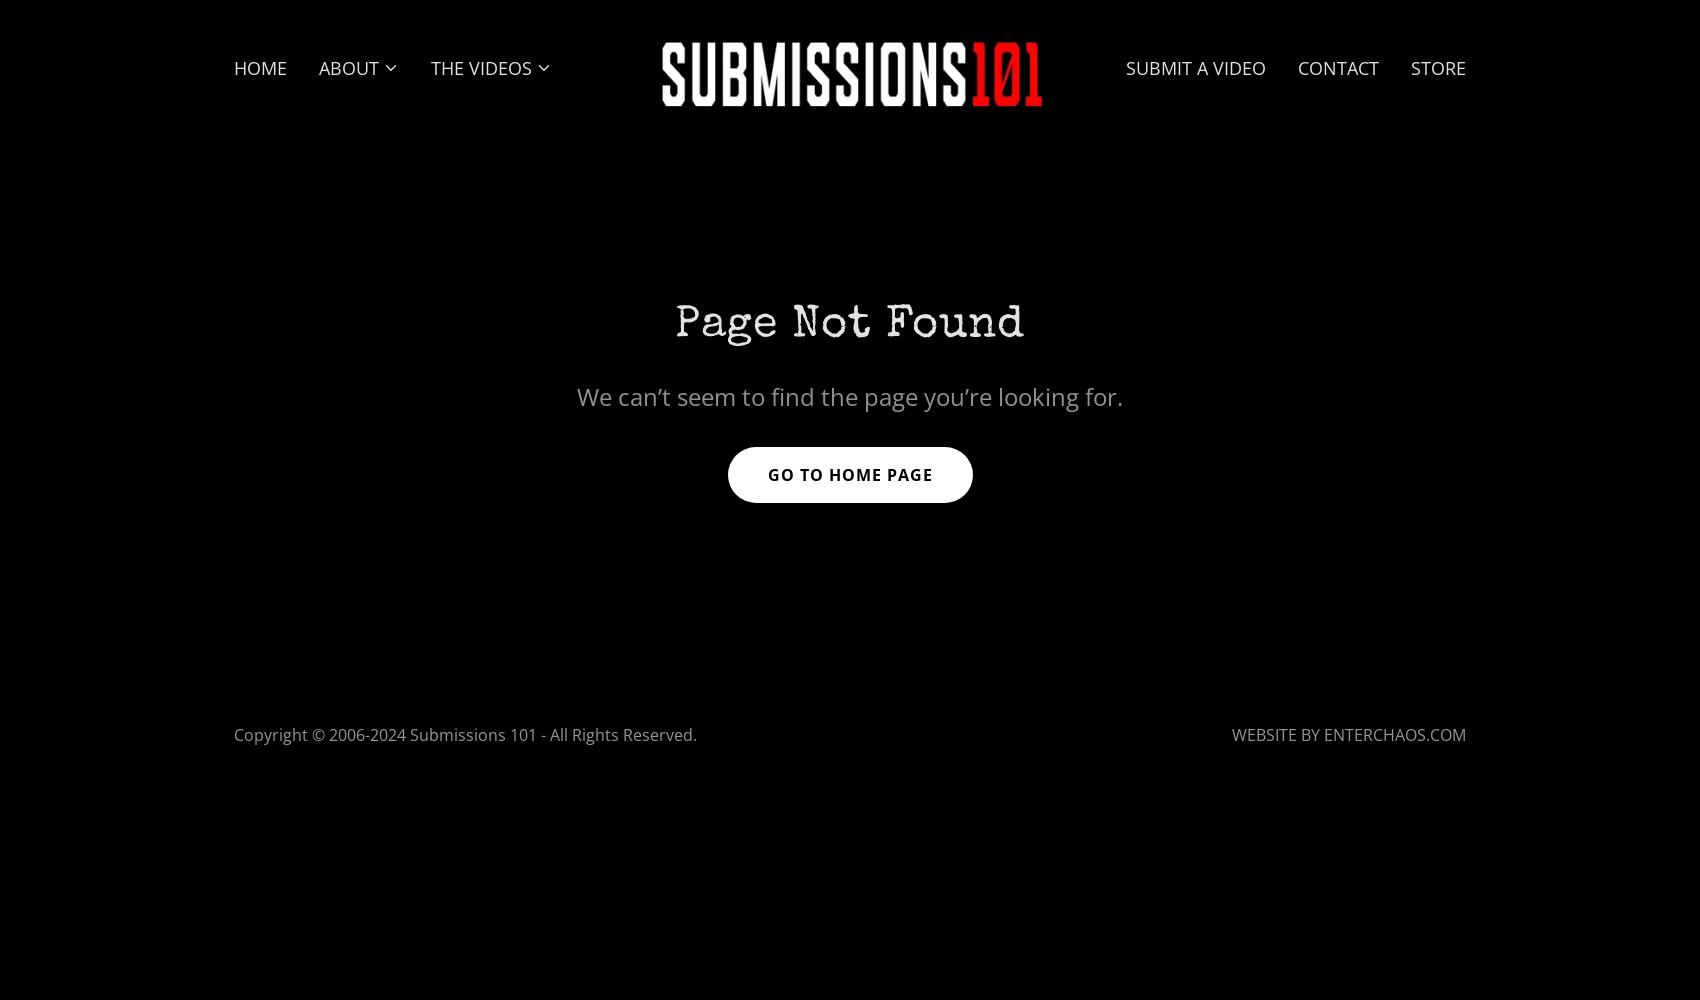 This screenshot has height=1000, width=1700. Describe the element at coordinates (1348, 734) in the screenshot. I see `'WEBSITE BY ENTERCHAOS.COM'` at that location.